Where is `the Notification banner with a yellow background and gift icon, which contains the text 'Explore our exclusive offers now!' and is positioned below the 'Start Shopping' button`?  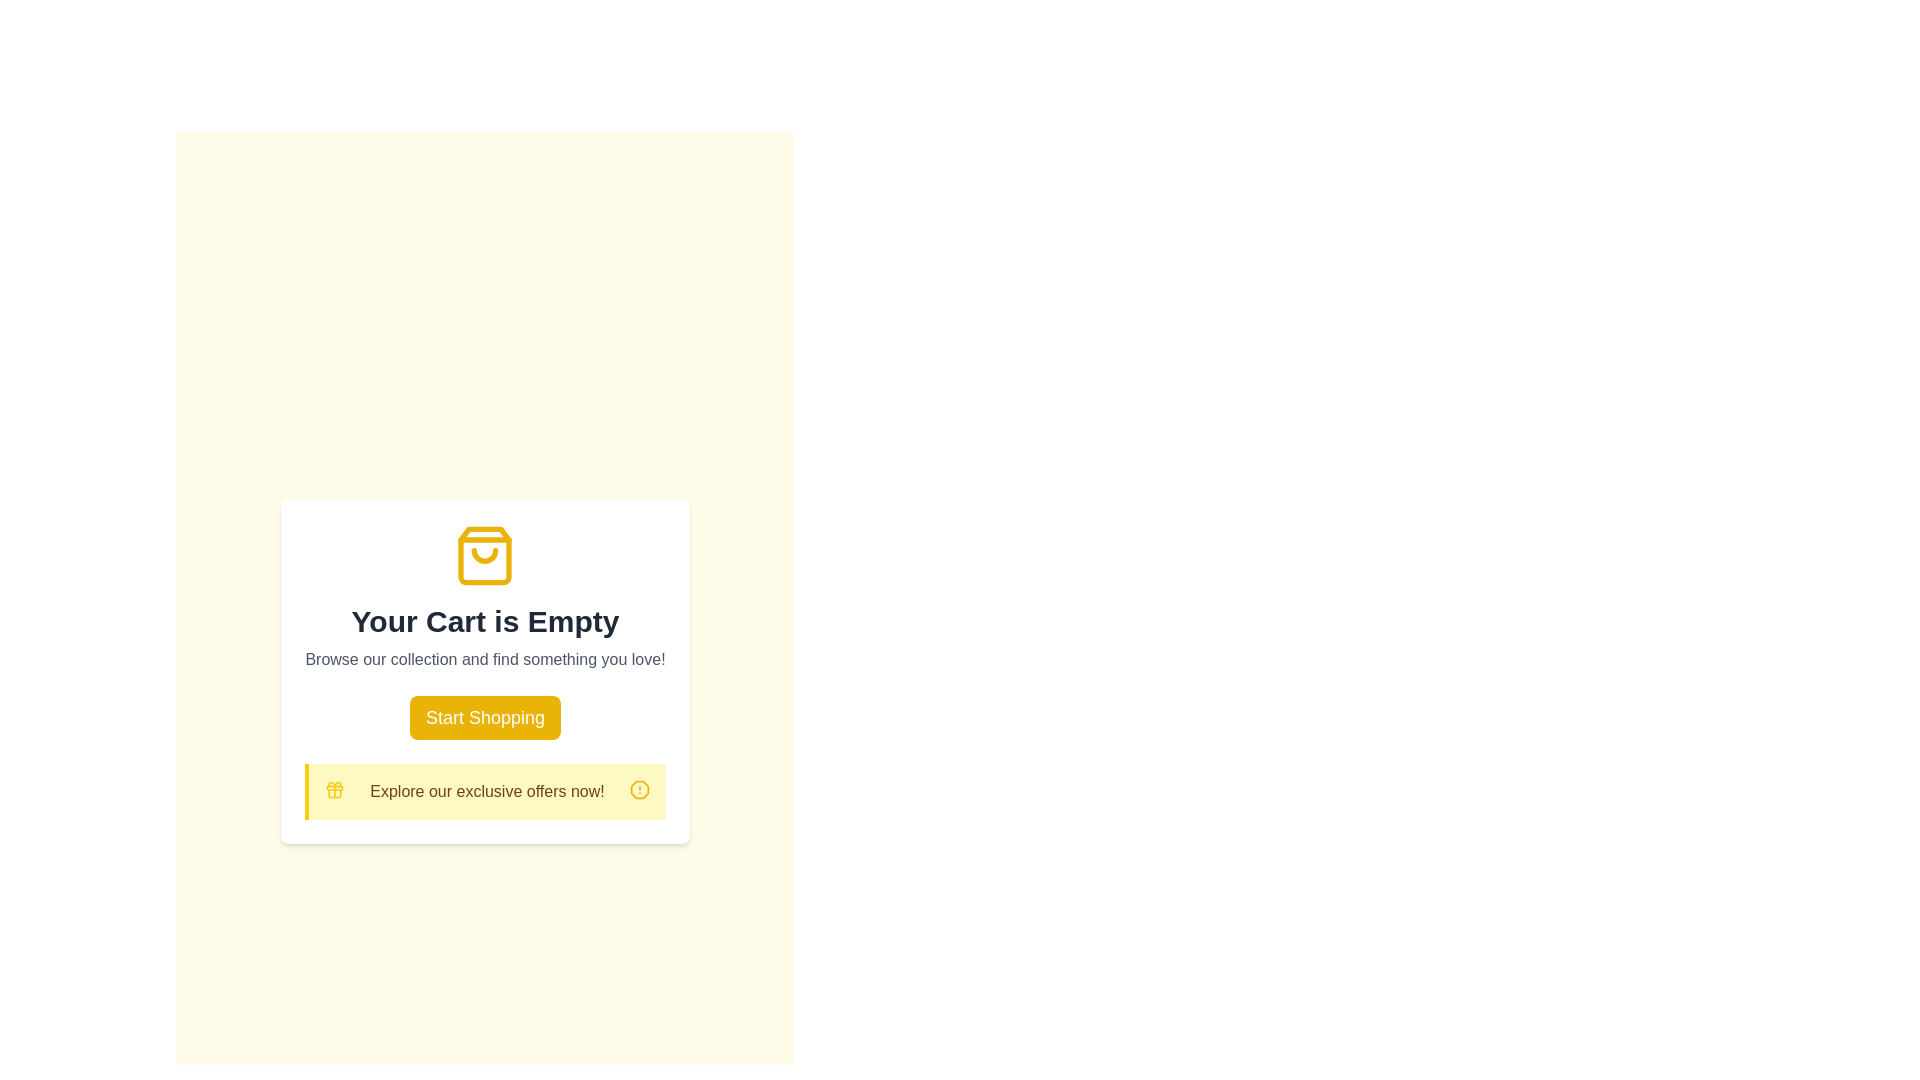
the Notification banner with a yellow background and gift icon, which contains the text 'Explore our exclusive offers now!' and is positioned below the 'Start Shopping' button is located at coordinates (485, 790).